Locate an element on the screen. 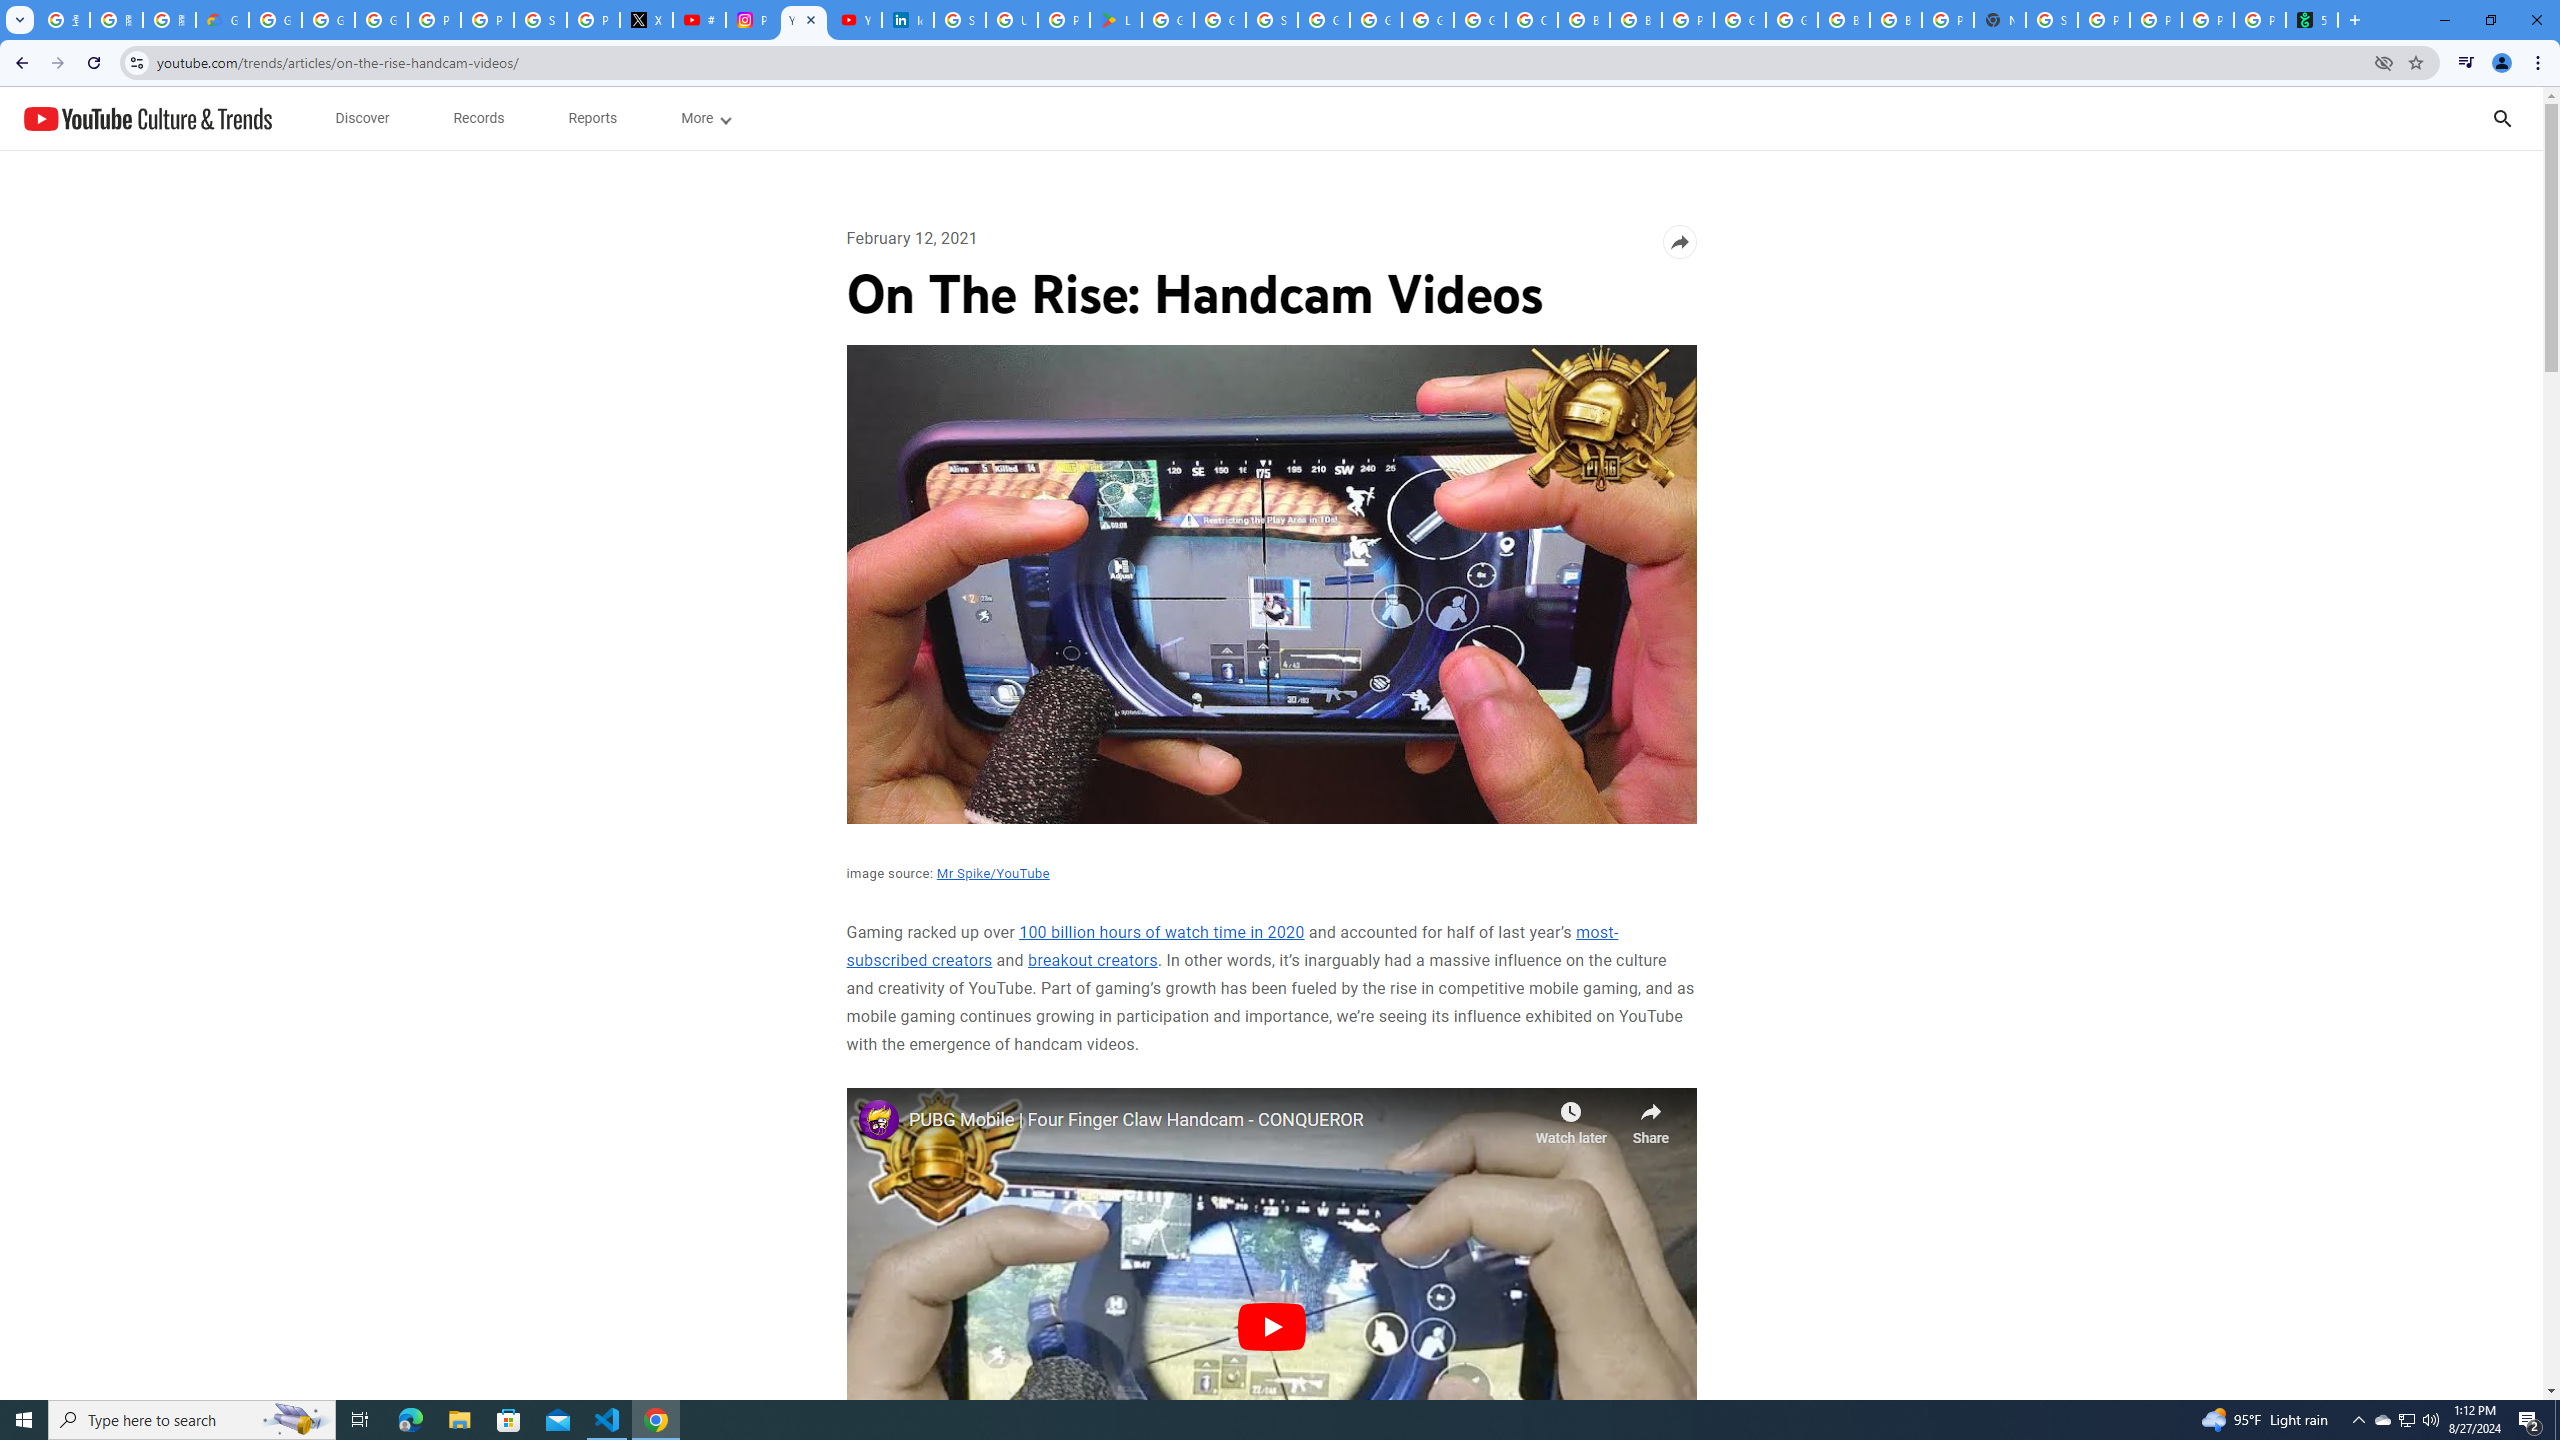 Image resolution: width=2560 pixels, height=1440 pixels. 'subnav-More menupopup' is located at coordinates (705, 118).